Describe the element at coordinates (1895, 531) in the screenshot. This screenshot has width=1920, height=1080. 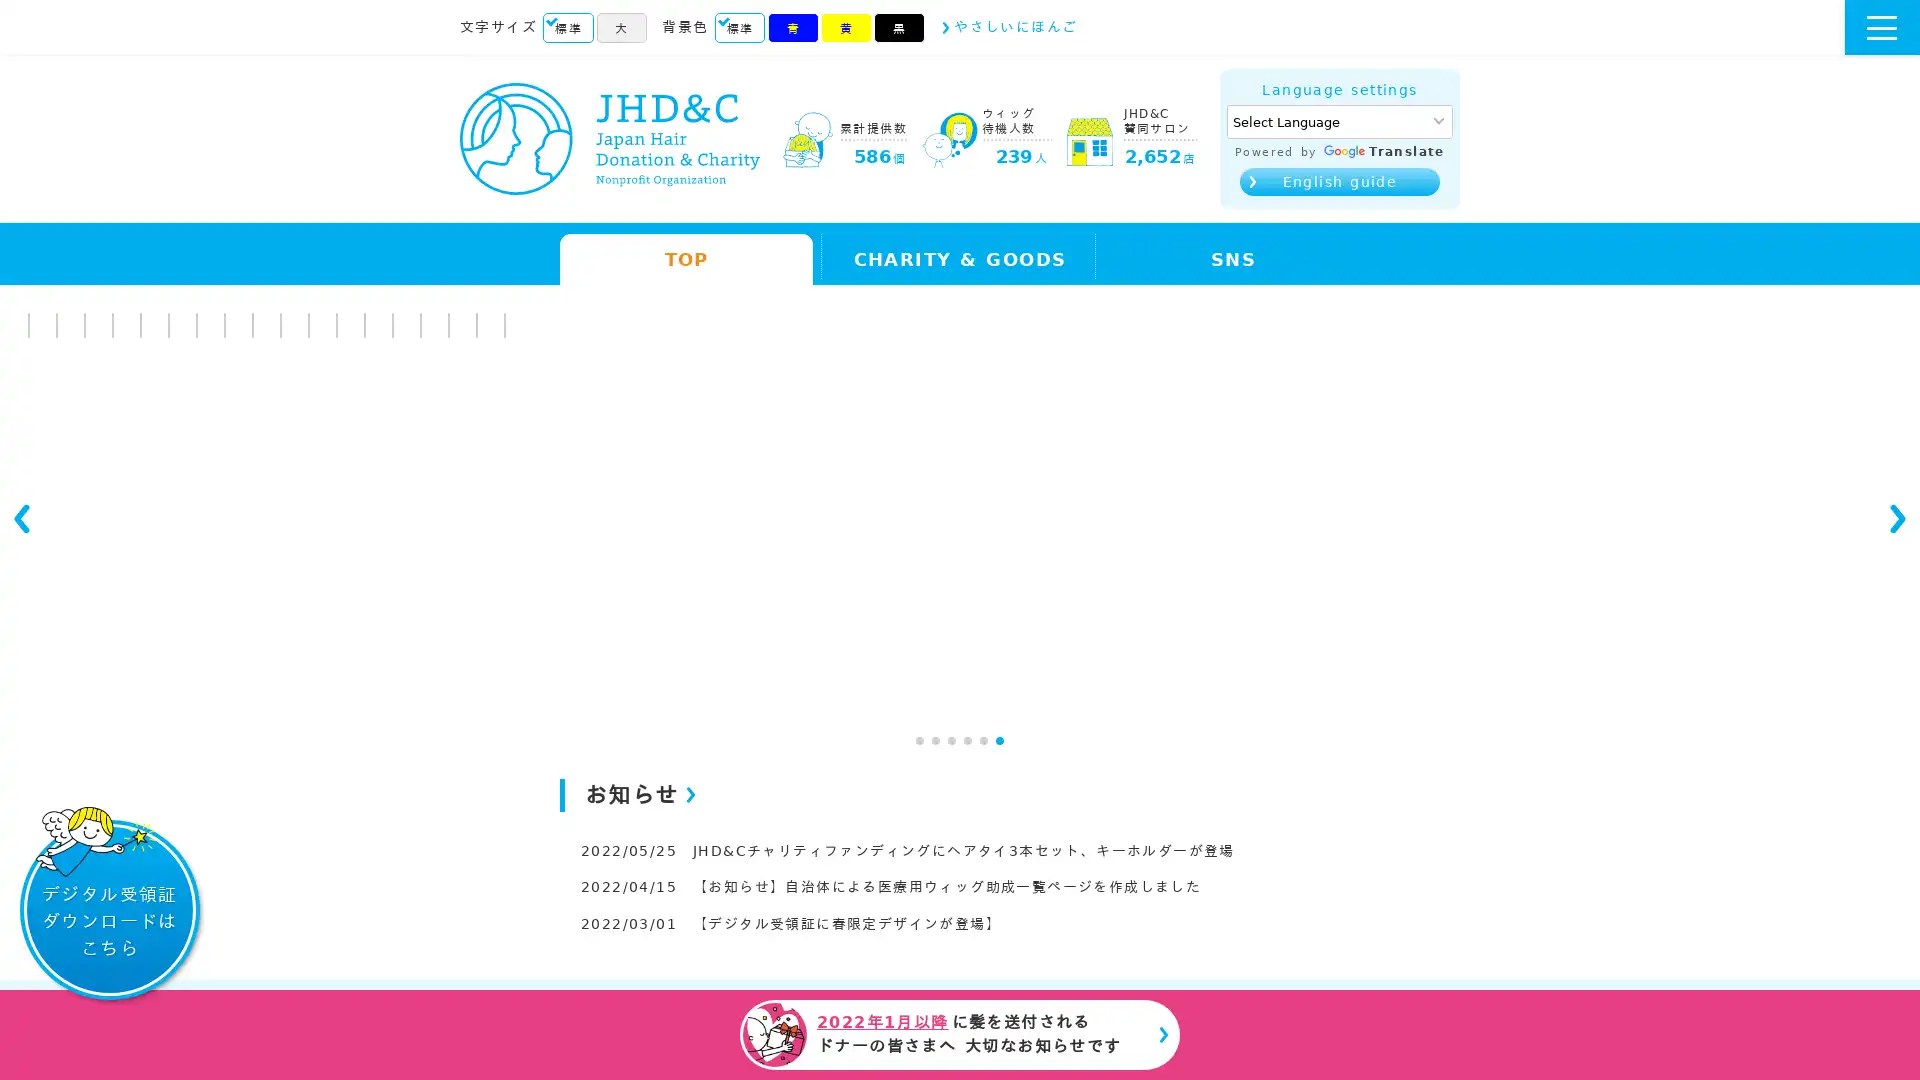
I see `Next slide` at that location.